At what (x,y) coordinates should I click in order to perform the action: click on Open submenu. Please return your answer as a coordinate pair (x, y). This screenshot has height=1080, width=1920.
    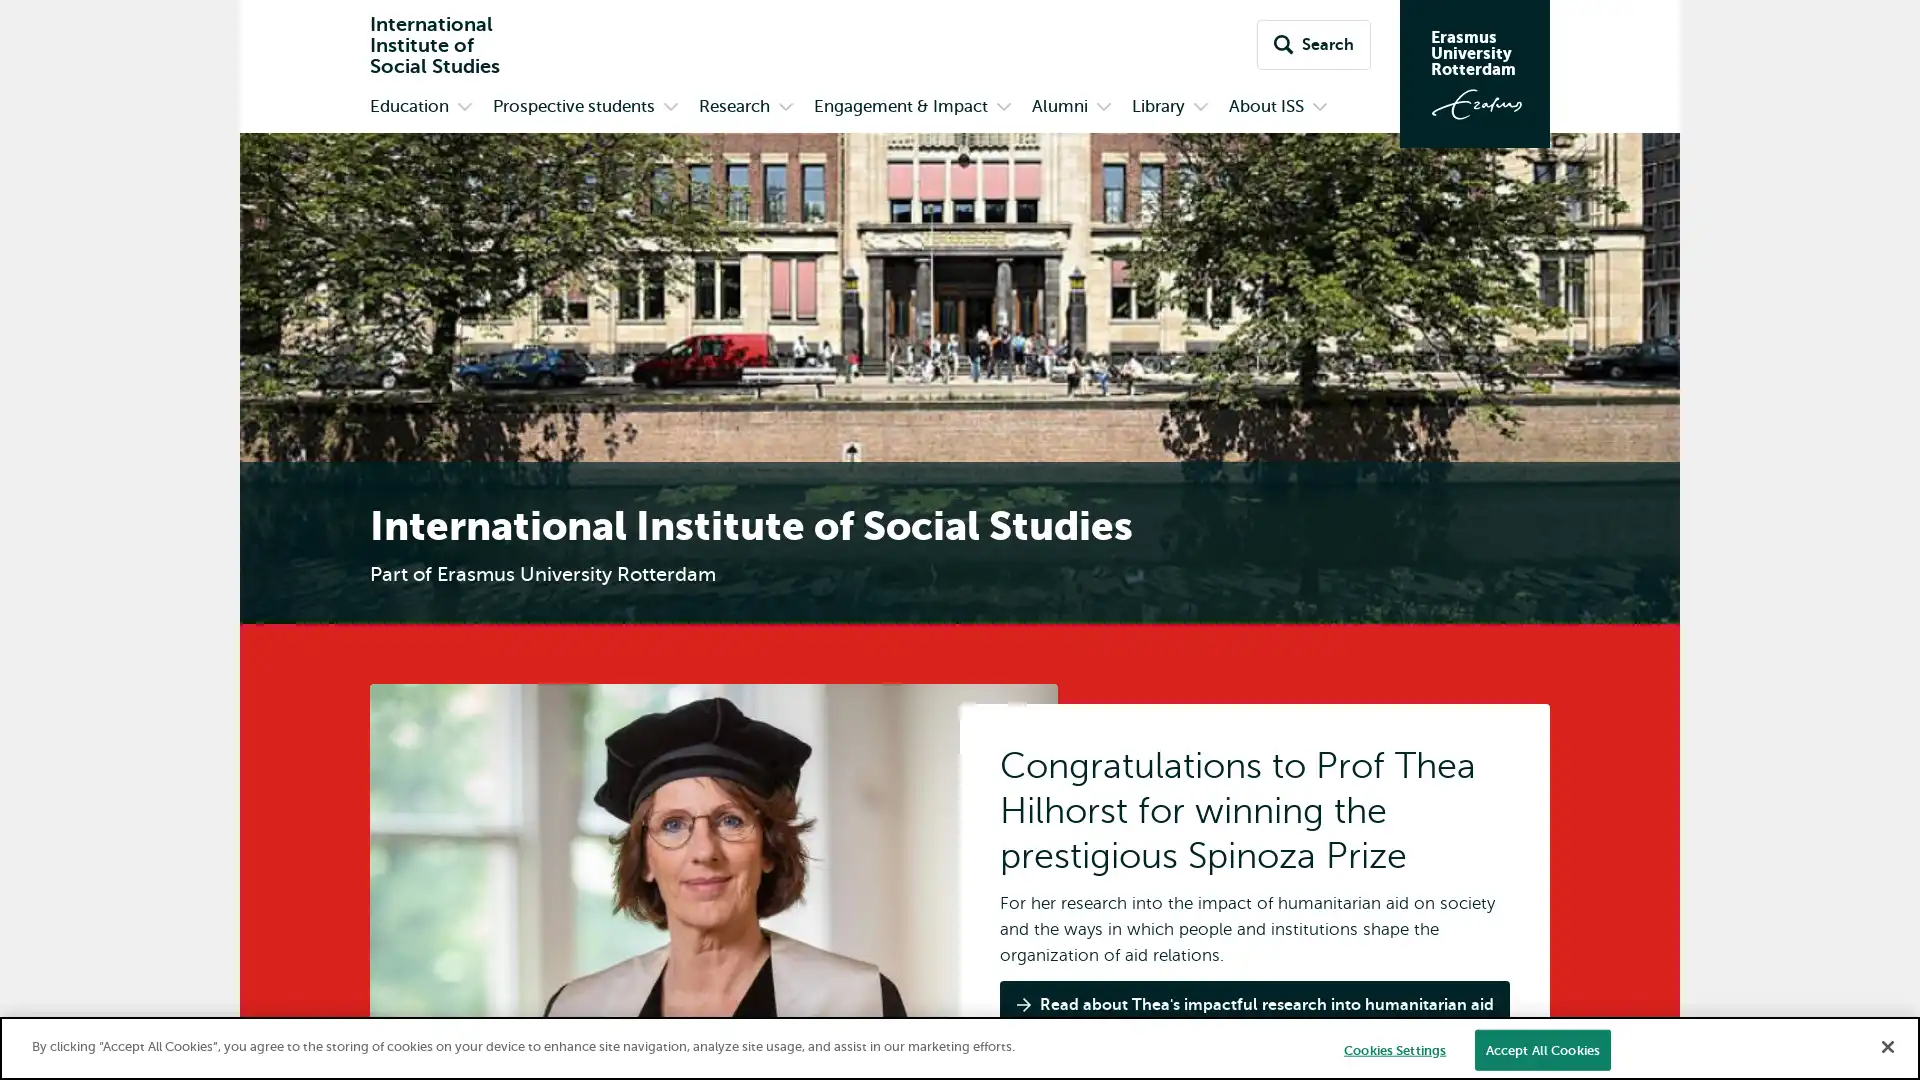
    Looking at the image, I should click on (671, 108).